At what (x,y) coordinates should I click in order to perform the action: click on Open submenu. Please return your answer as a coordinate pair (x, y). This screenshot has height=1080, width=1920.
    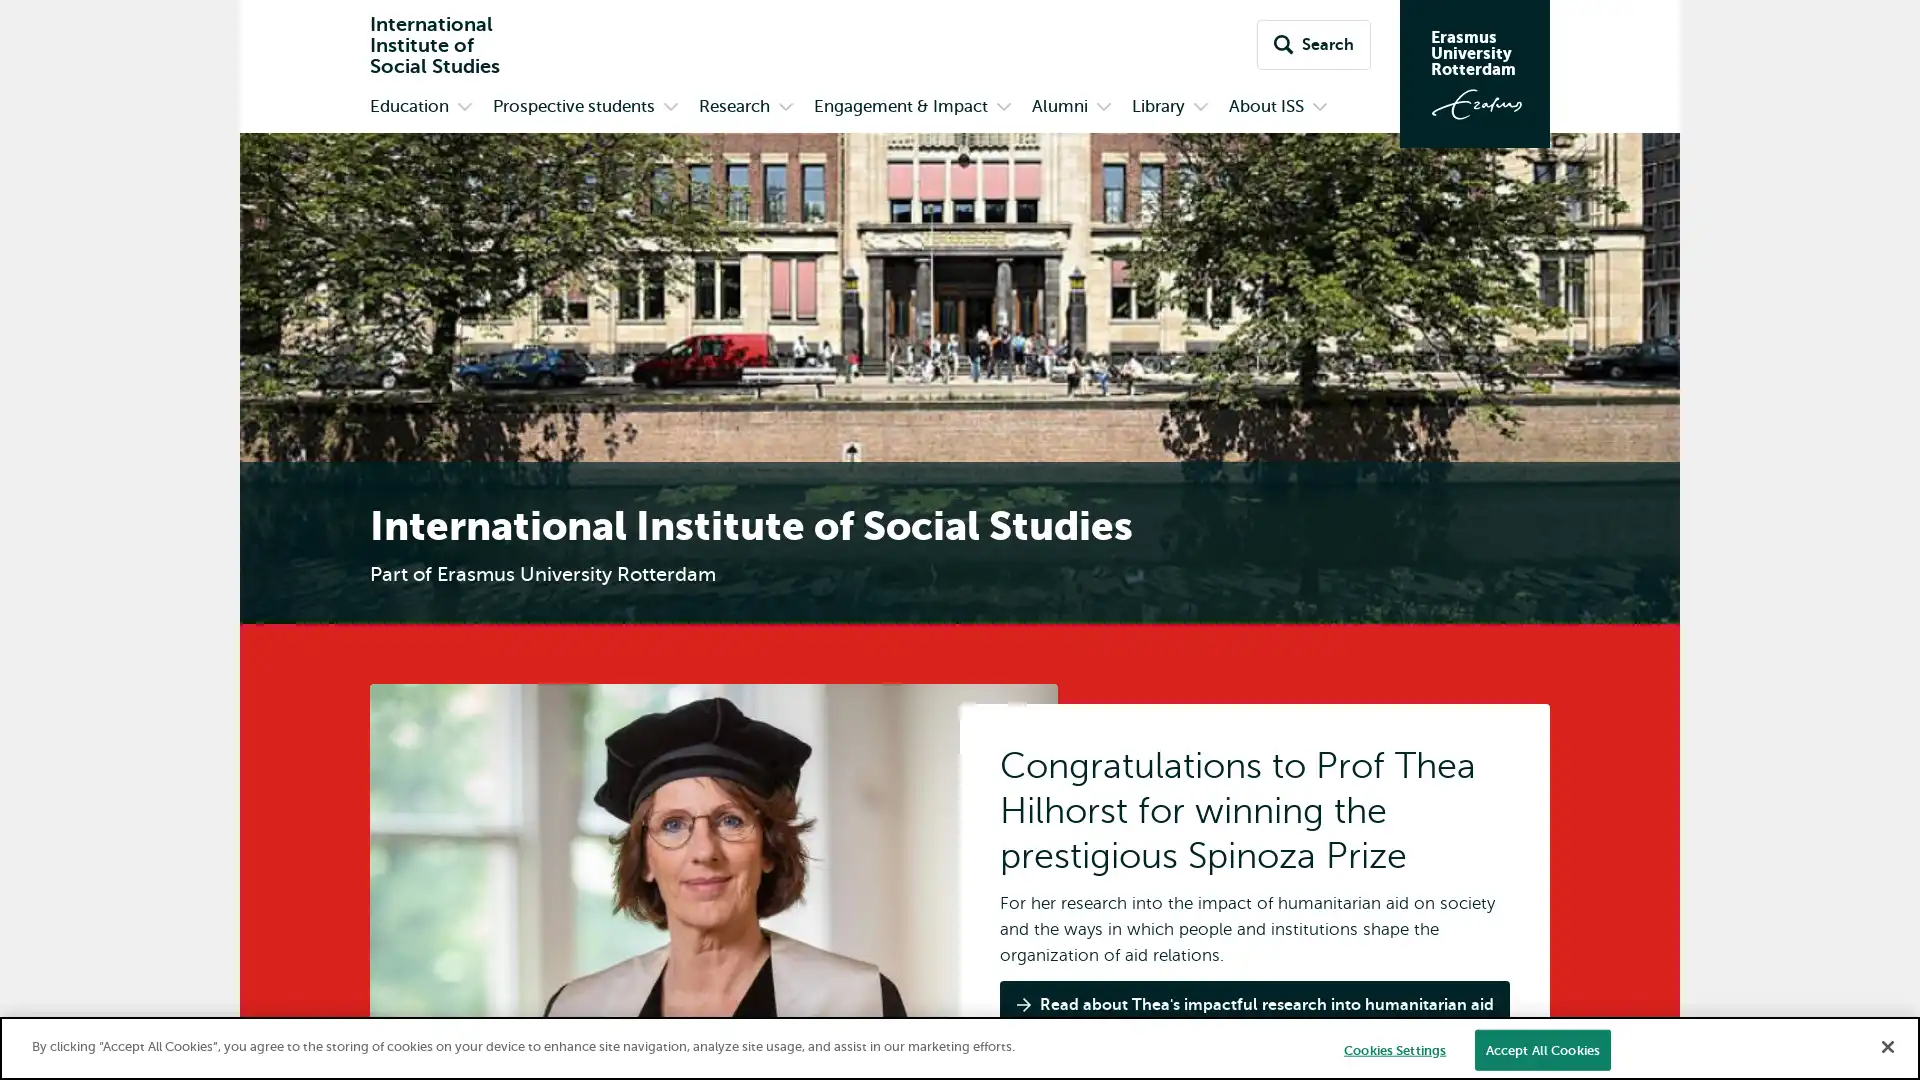
    Looking at the image, I should click on (671, 108).